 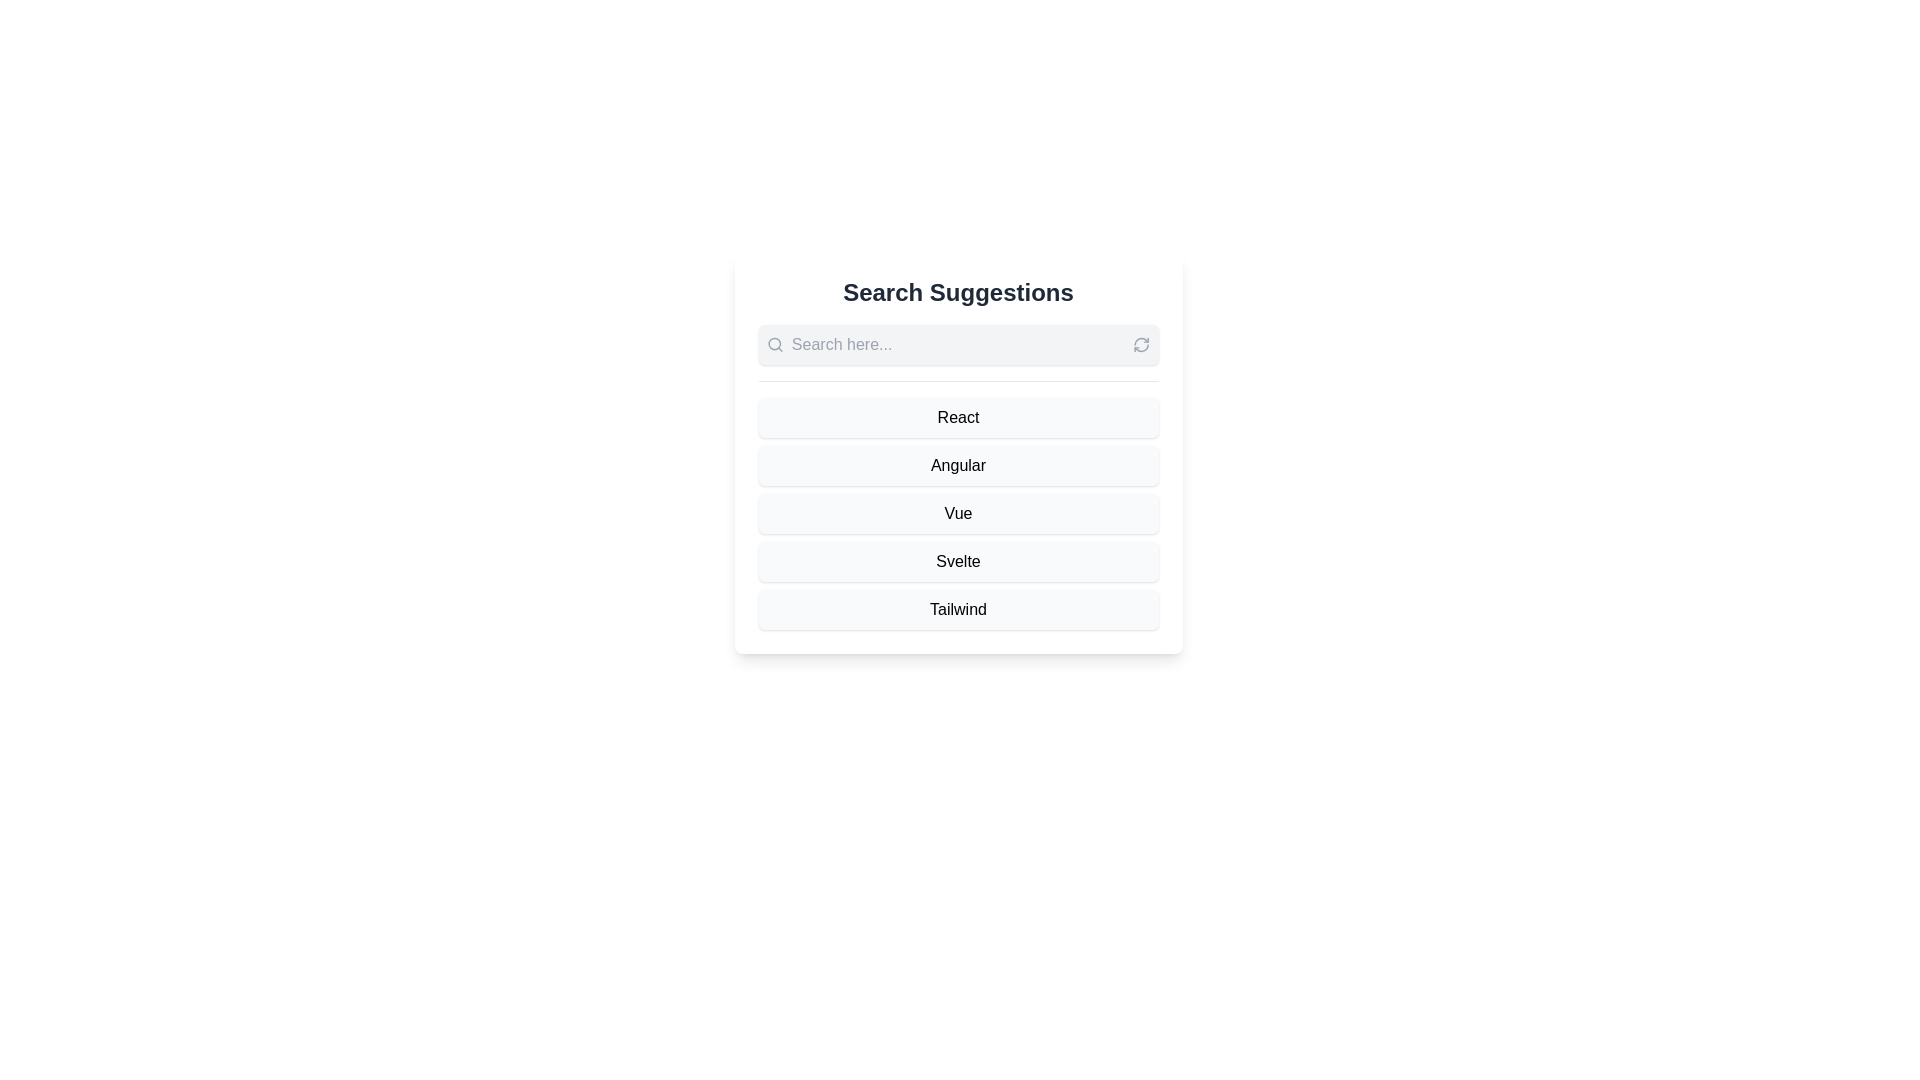 I want to click on the 'Tailwind' button, which is the fifth button in the 'Search Suggestions' list with a light gray background and rounded corners, so click(x=957, y=608).